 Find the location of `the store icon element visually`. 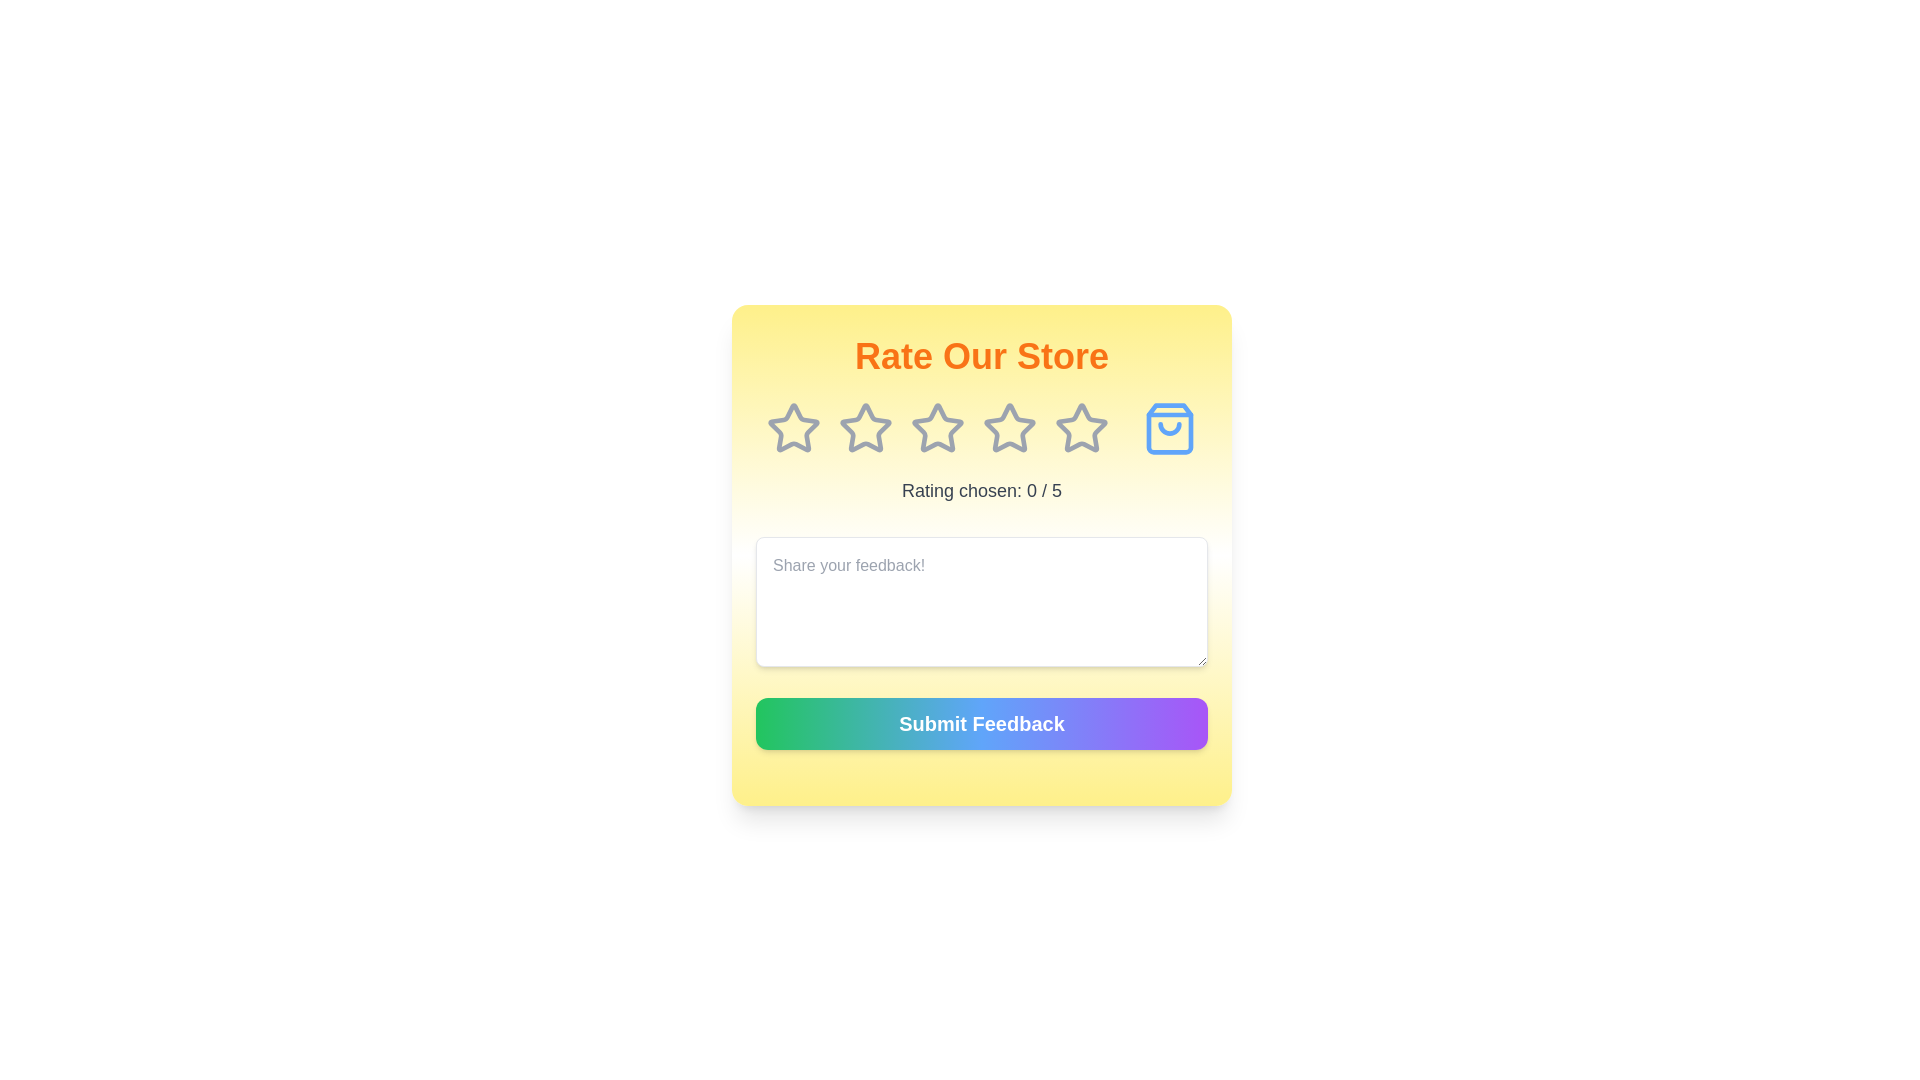

the store icon element visually is located at coordinates (1170, 427).